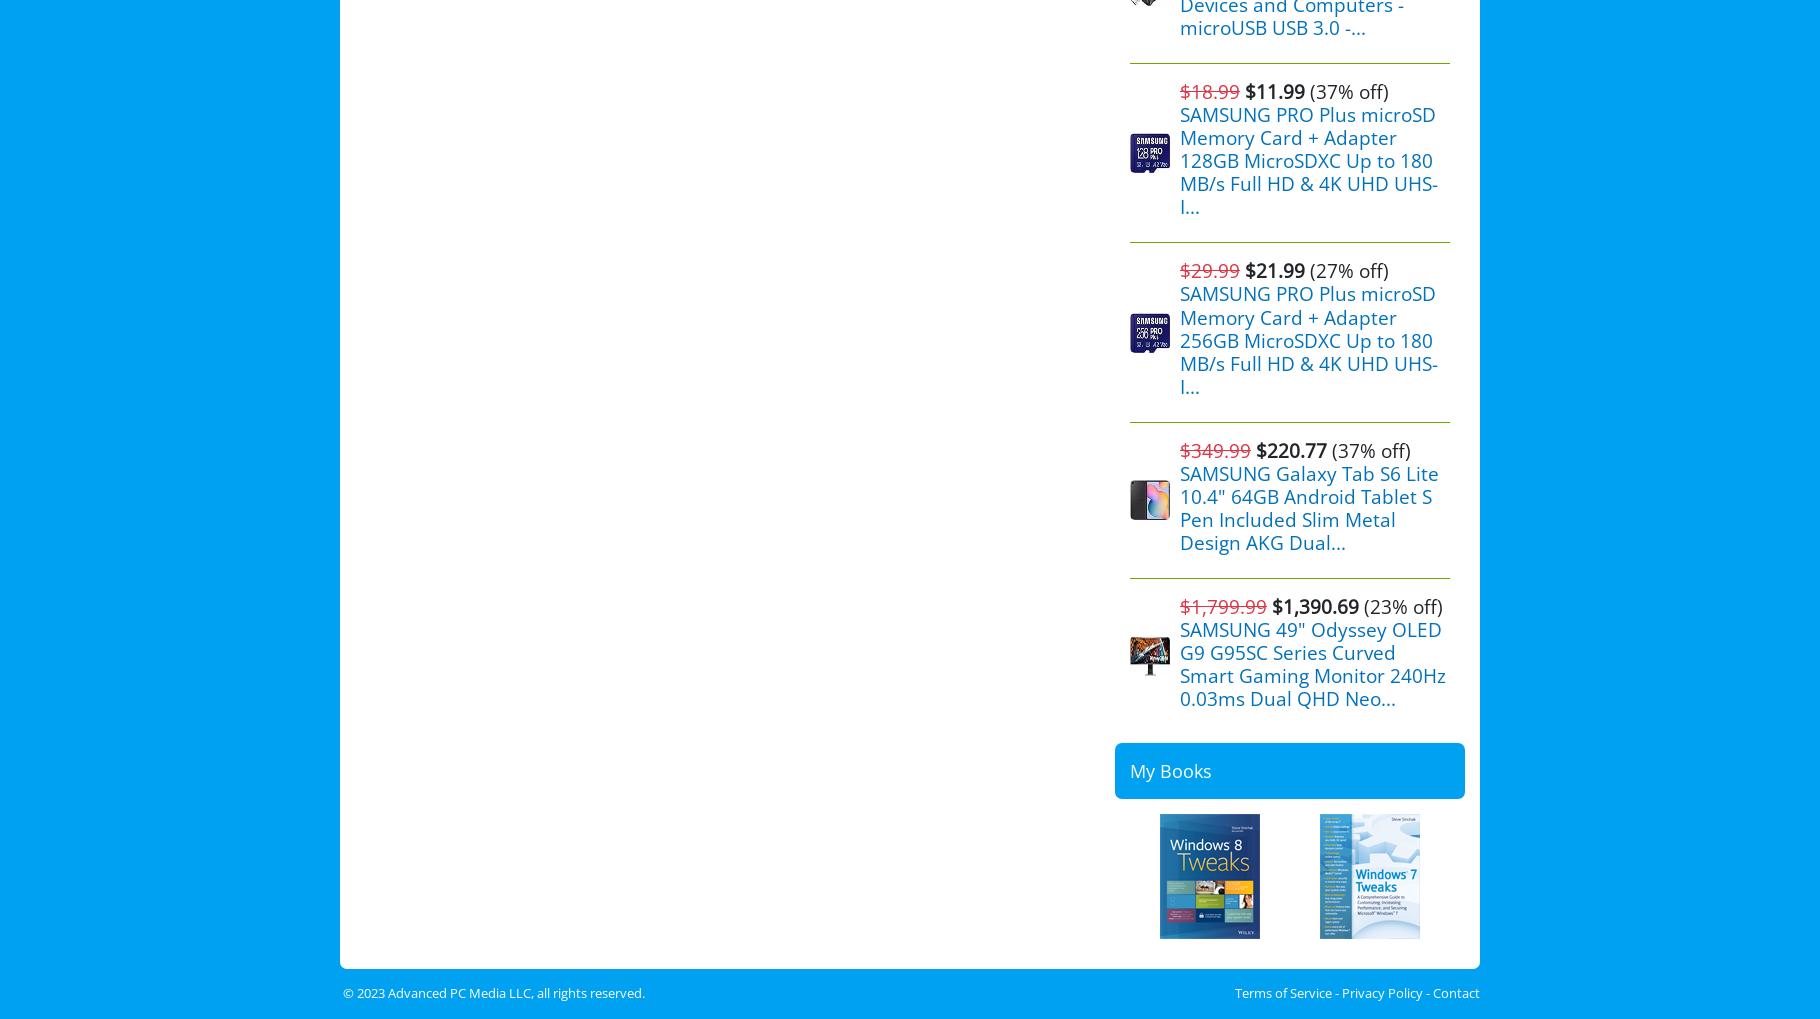  I want to click on '$349.99', so click(1215, 449).